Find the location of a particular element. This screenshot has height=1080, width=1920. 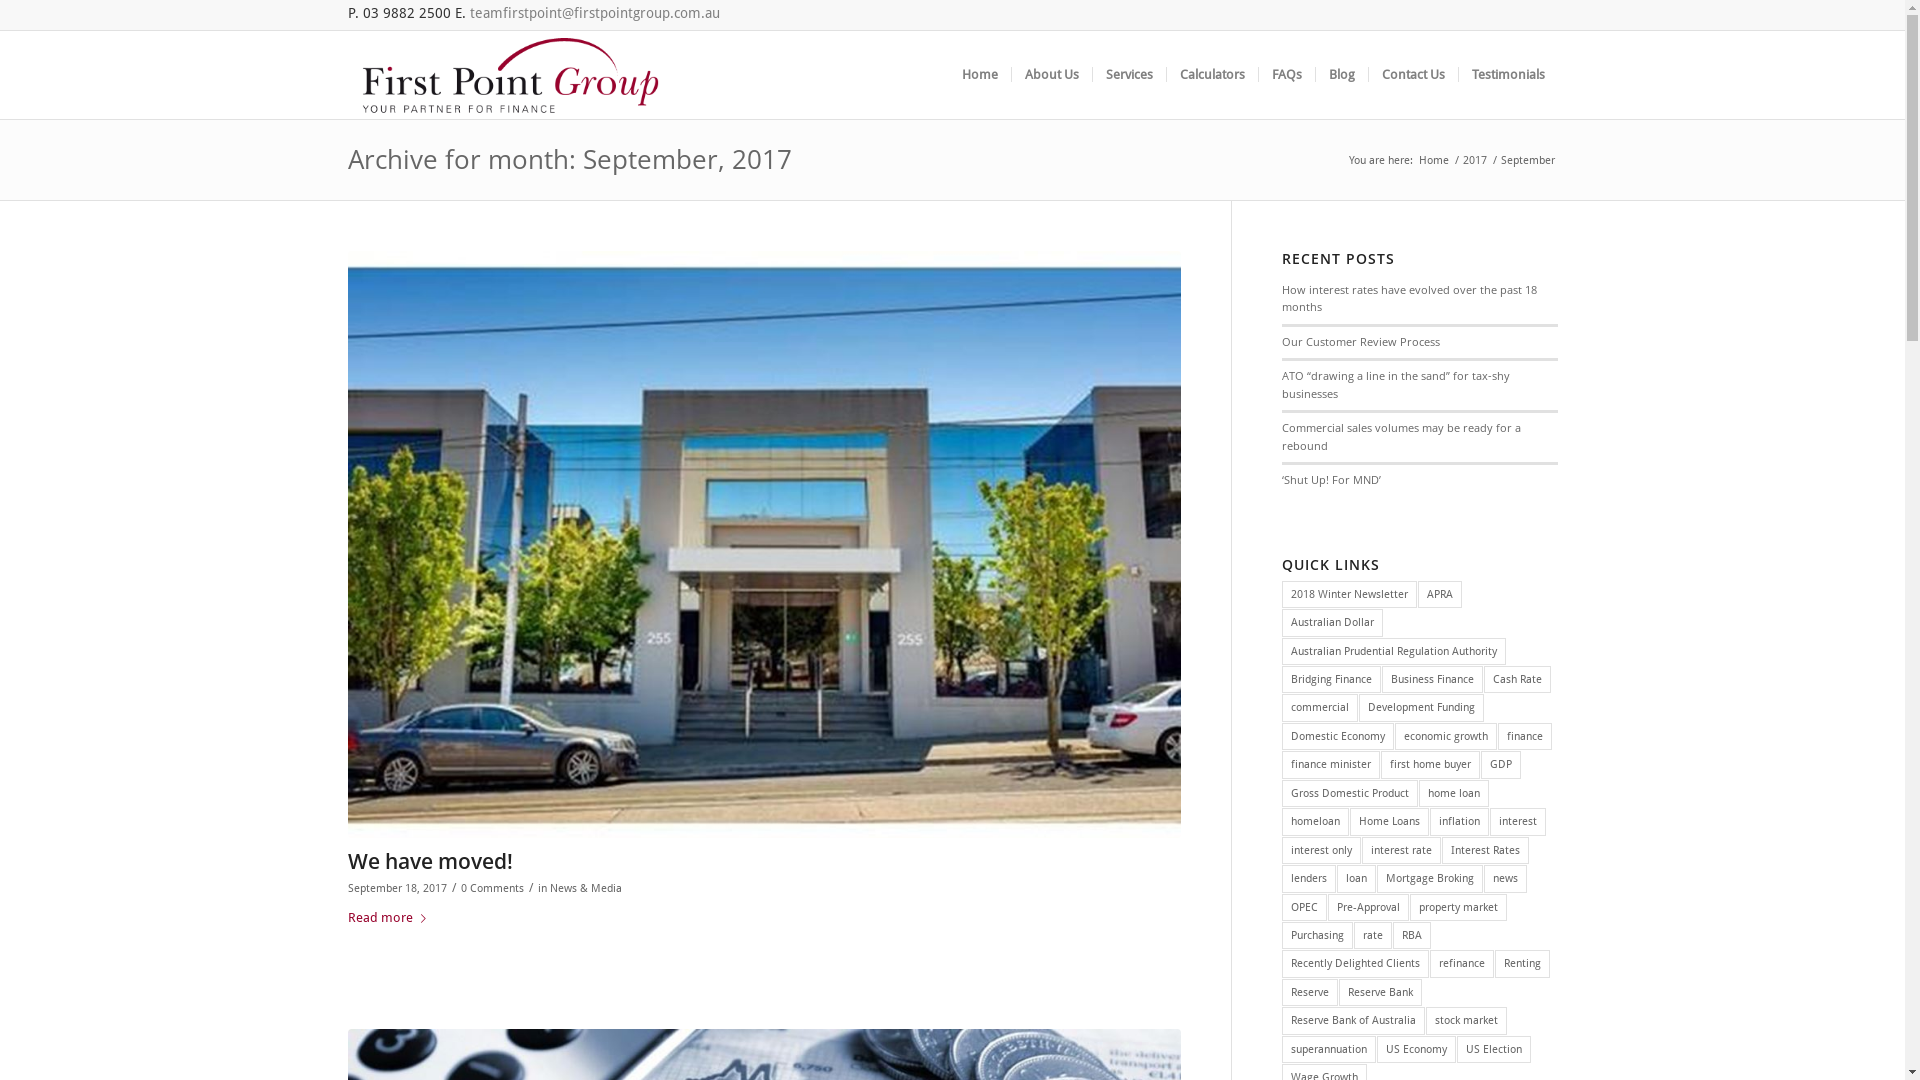

'teamfirstpoint@firstpointgroup.com.au' is located at coordinates (469, 12).